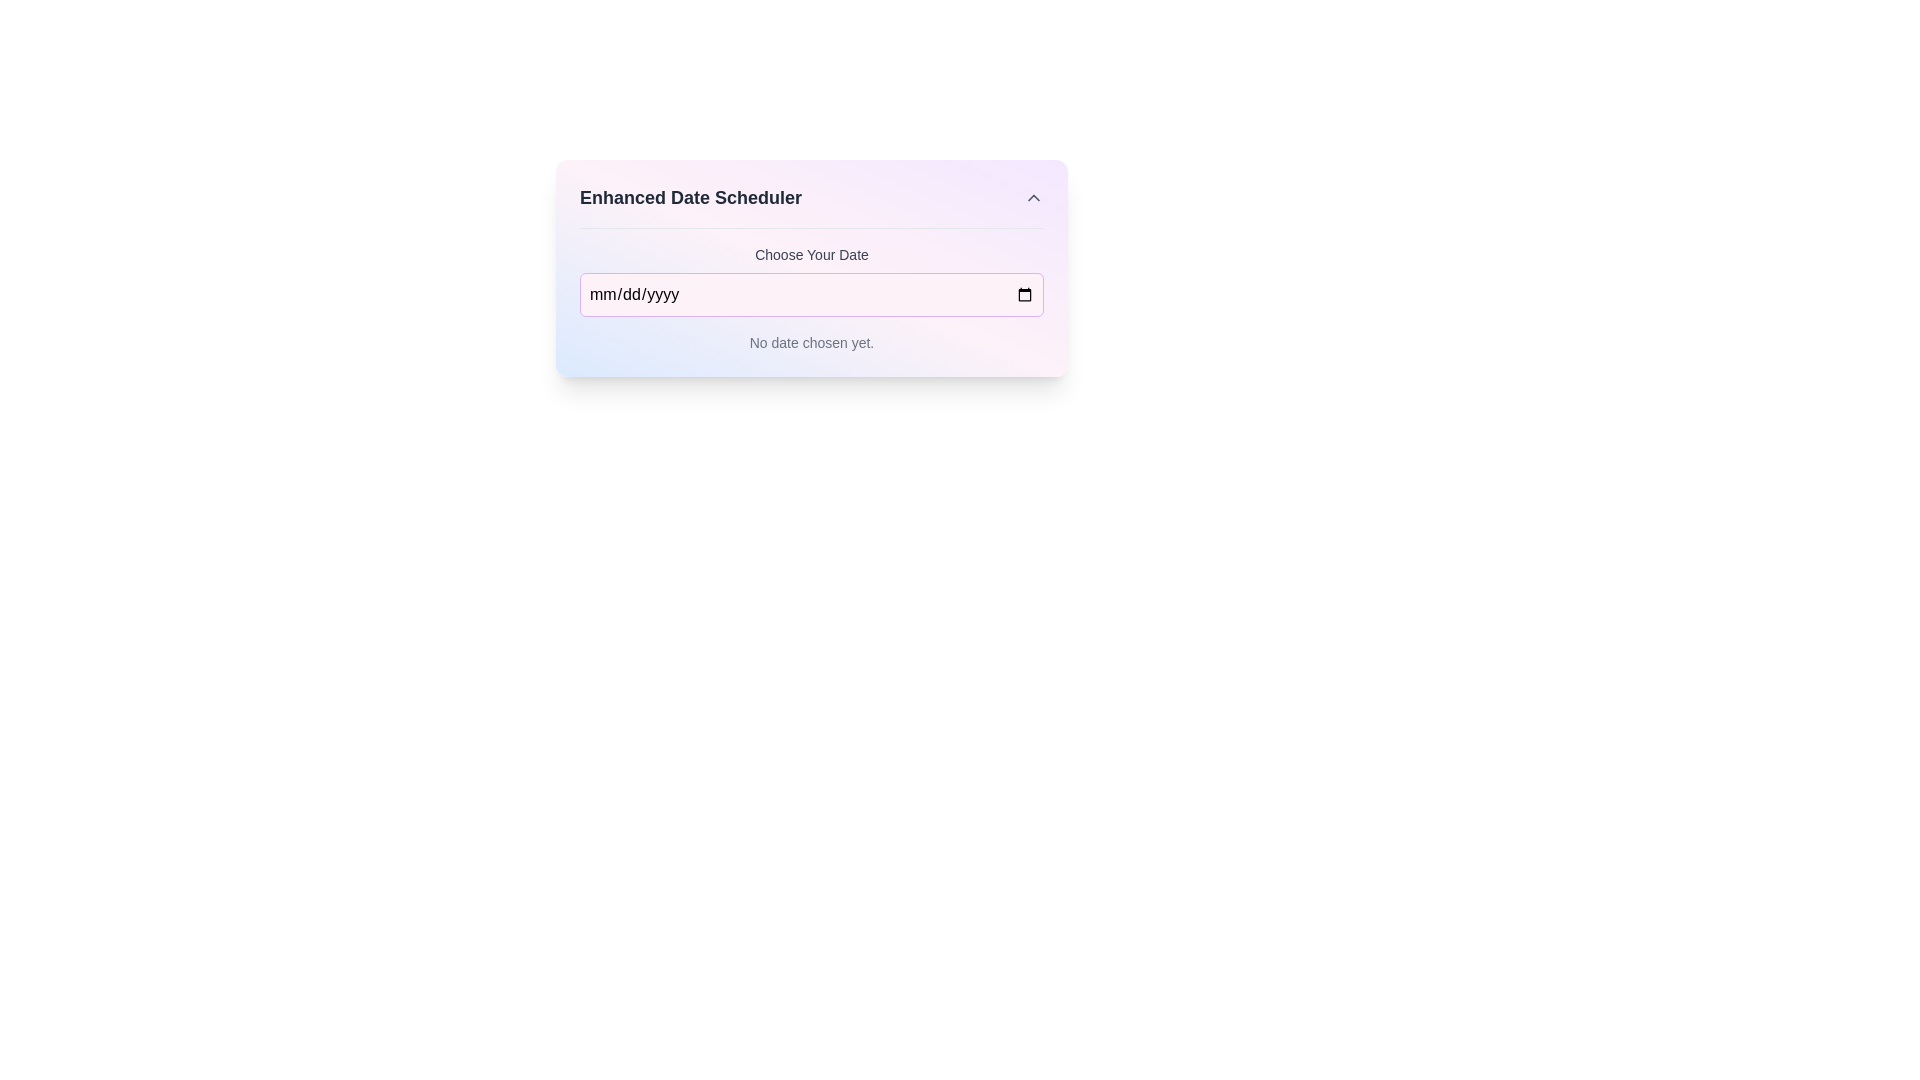  Describe the element at coordinates (811, 253) in the screenshot. I see `the Text Label that instructs the user to choose their date in the Enhanced Date Scheduler group, positioned above the date input field` at that location.